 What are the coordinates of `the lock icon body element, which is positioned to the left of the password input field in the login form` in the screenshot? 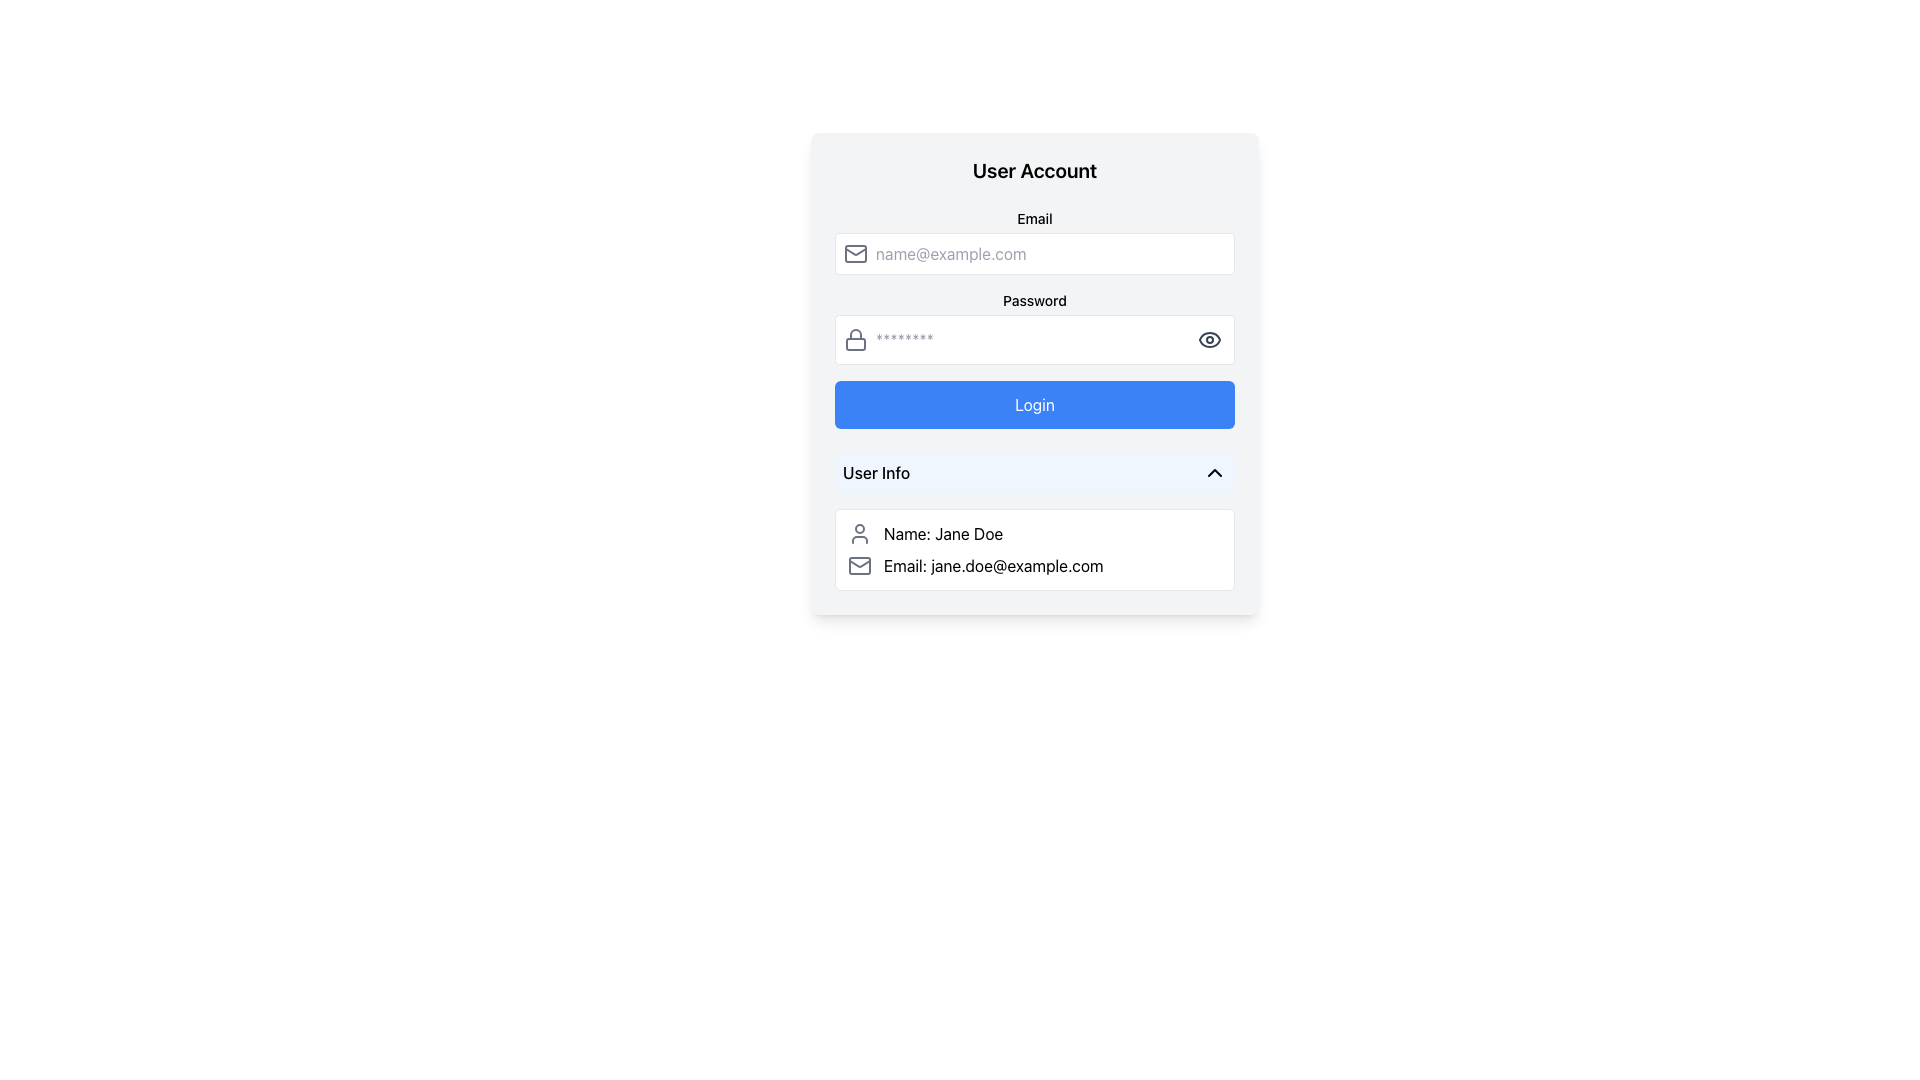 It's located at (855, 343).